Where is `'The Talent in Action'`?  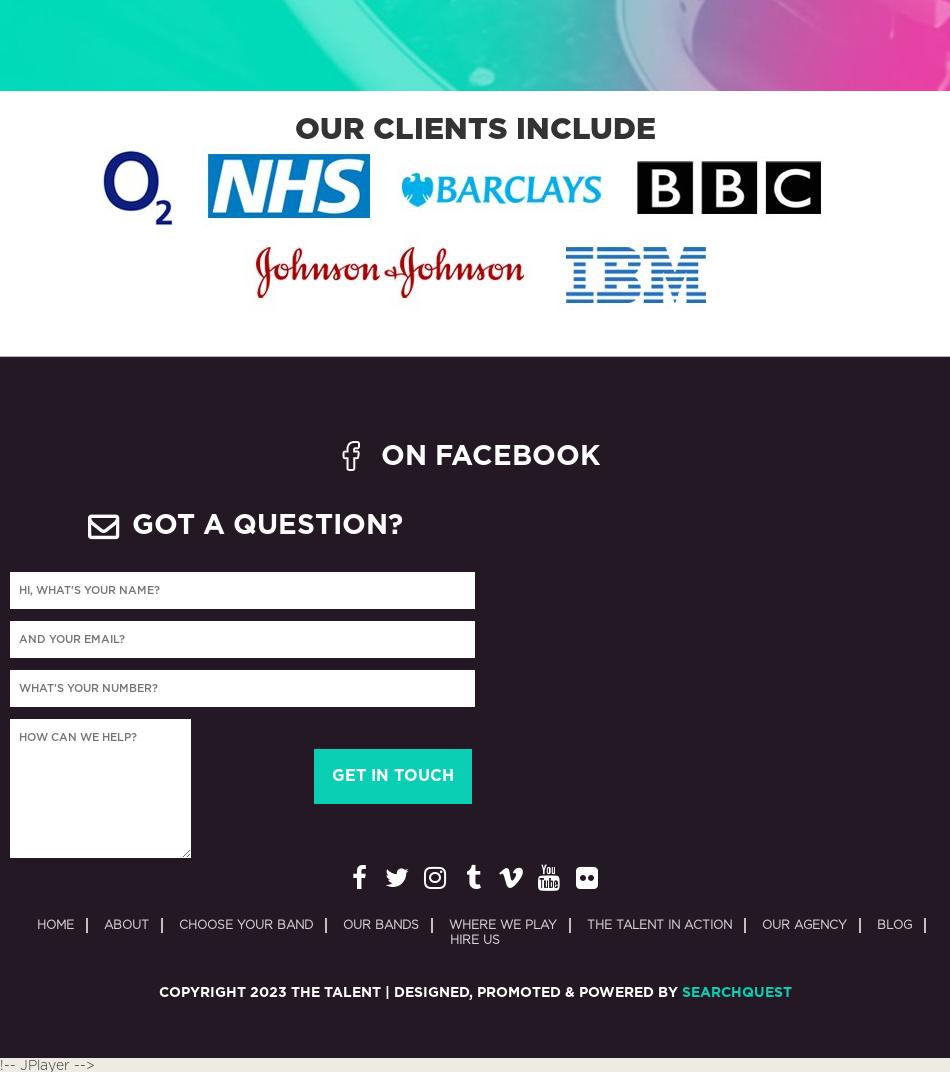
'The Talent in Action' is located at coordinates (658, 925).